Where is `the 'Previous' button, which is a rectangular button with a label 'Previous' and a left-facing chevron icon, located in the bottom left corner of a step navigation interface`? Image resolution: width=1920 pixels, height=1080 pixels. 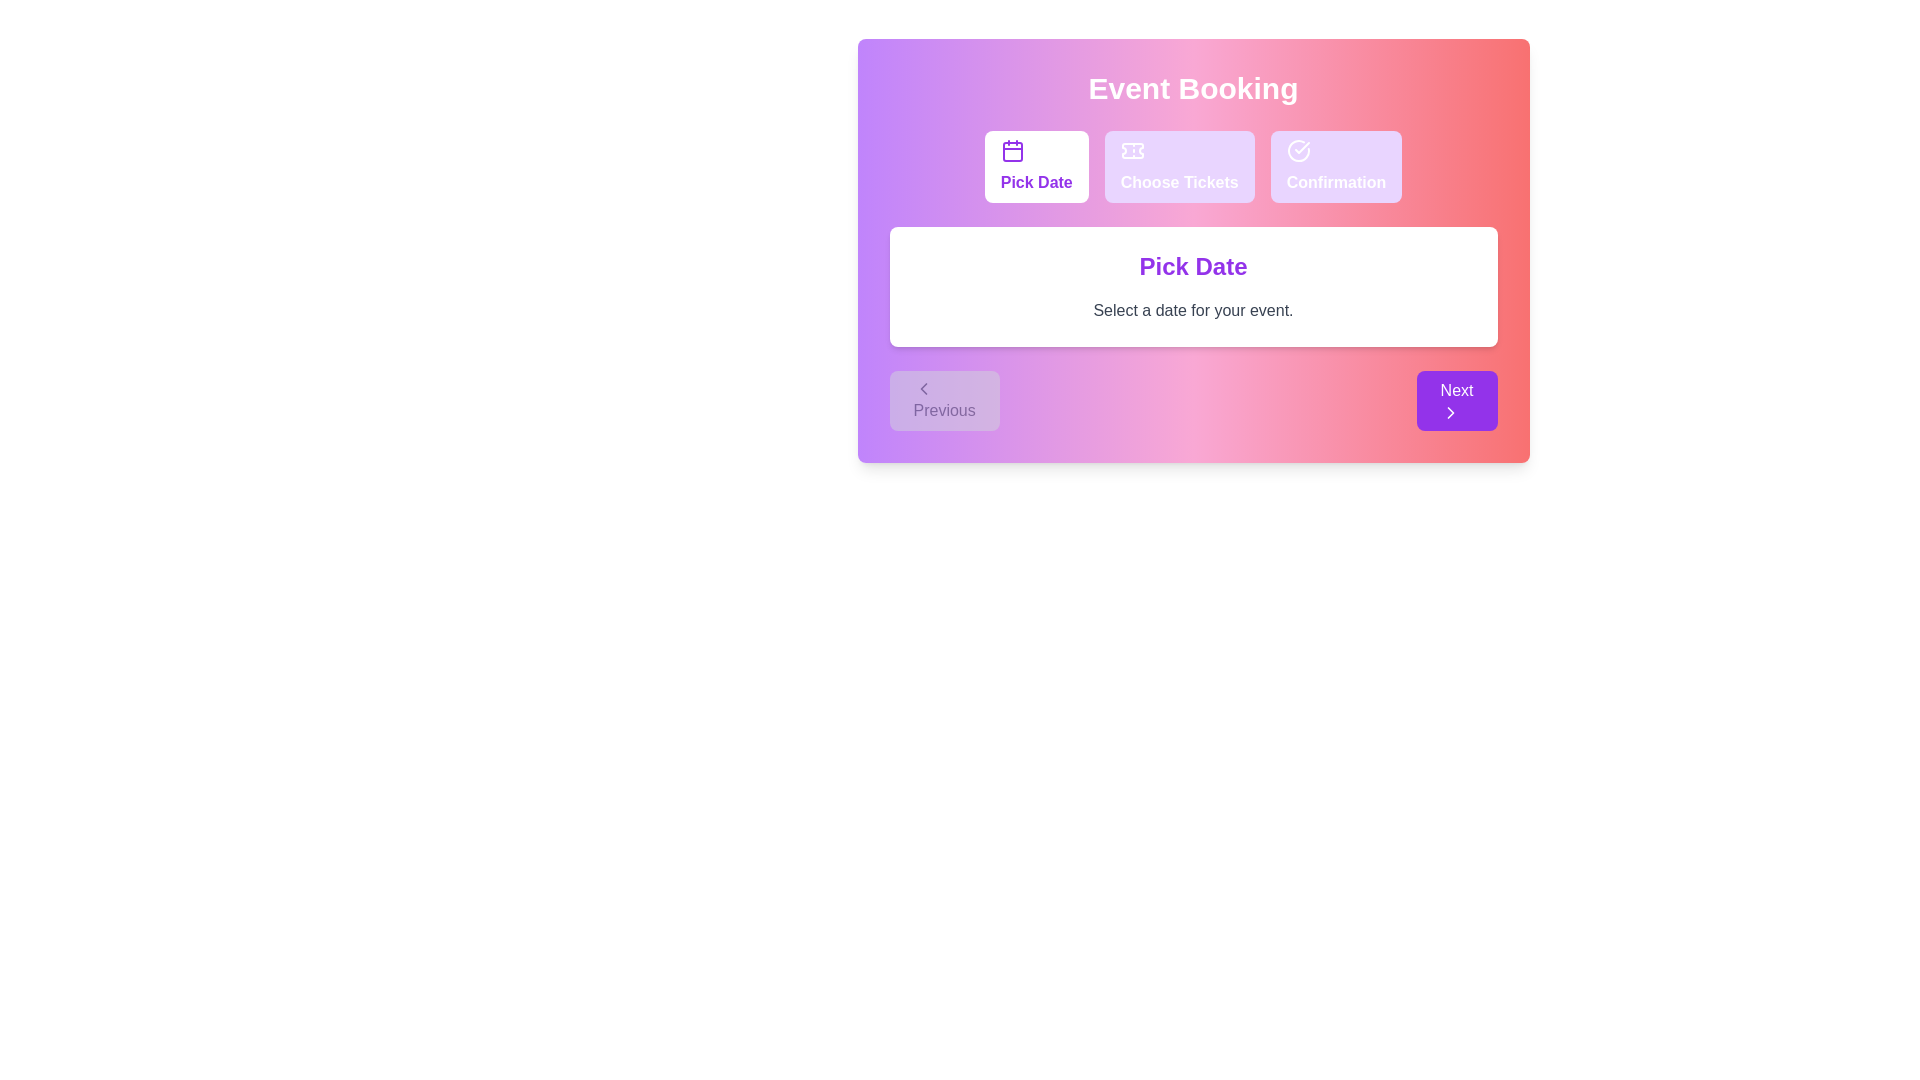
the 'Previous' button, which is a rectangular button with a label 'Previous' and a left-facing chevron icon, located in the bottom left corner of a step navigation interface is located at coordinates (943, 401).